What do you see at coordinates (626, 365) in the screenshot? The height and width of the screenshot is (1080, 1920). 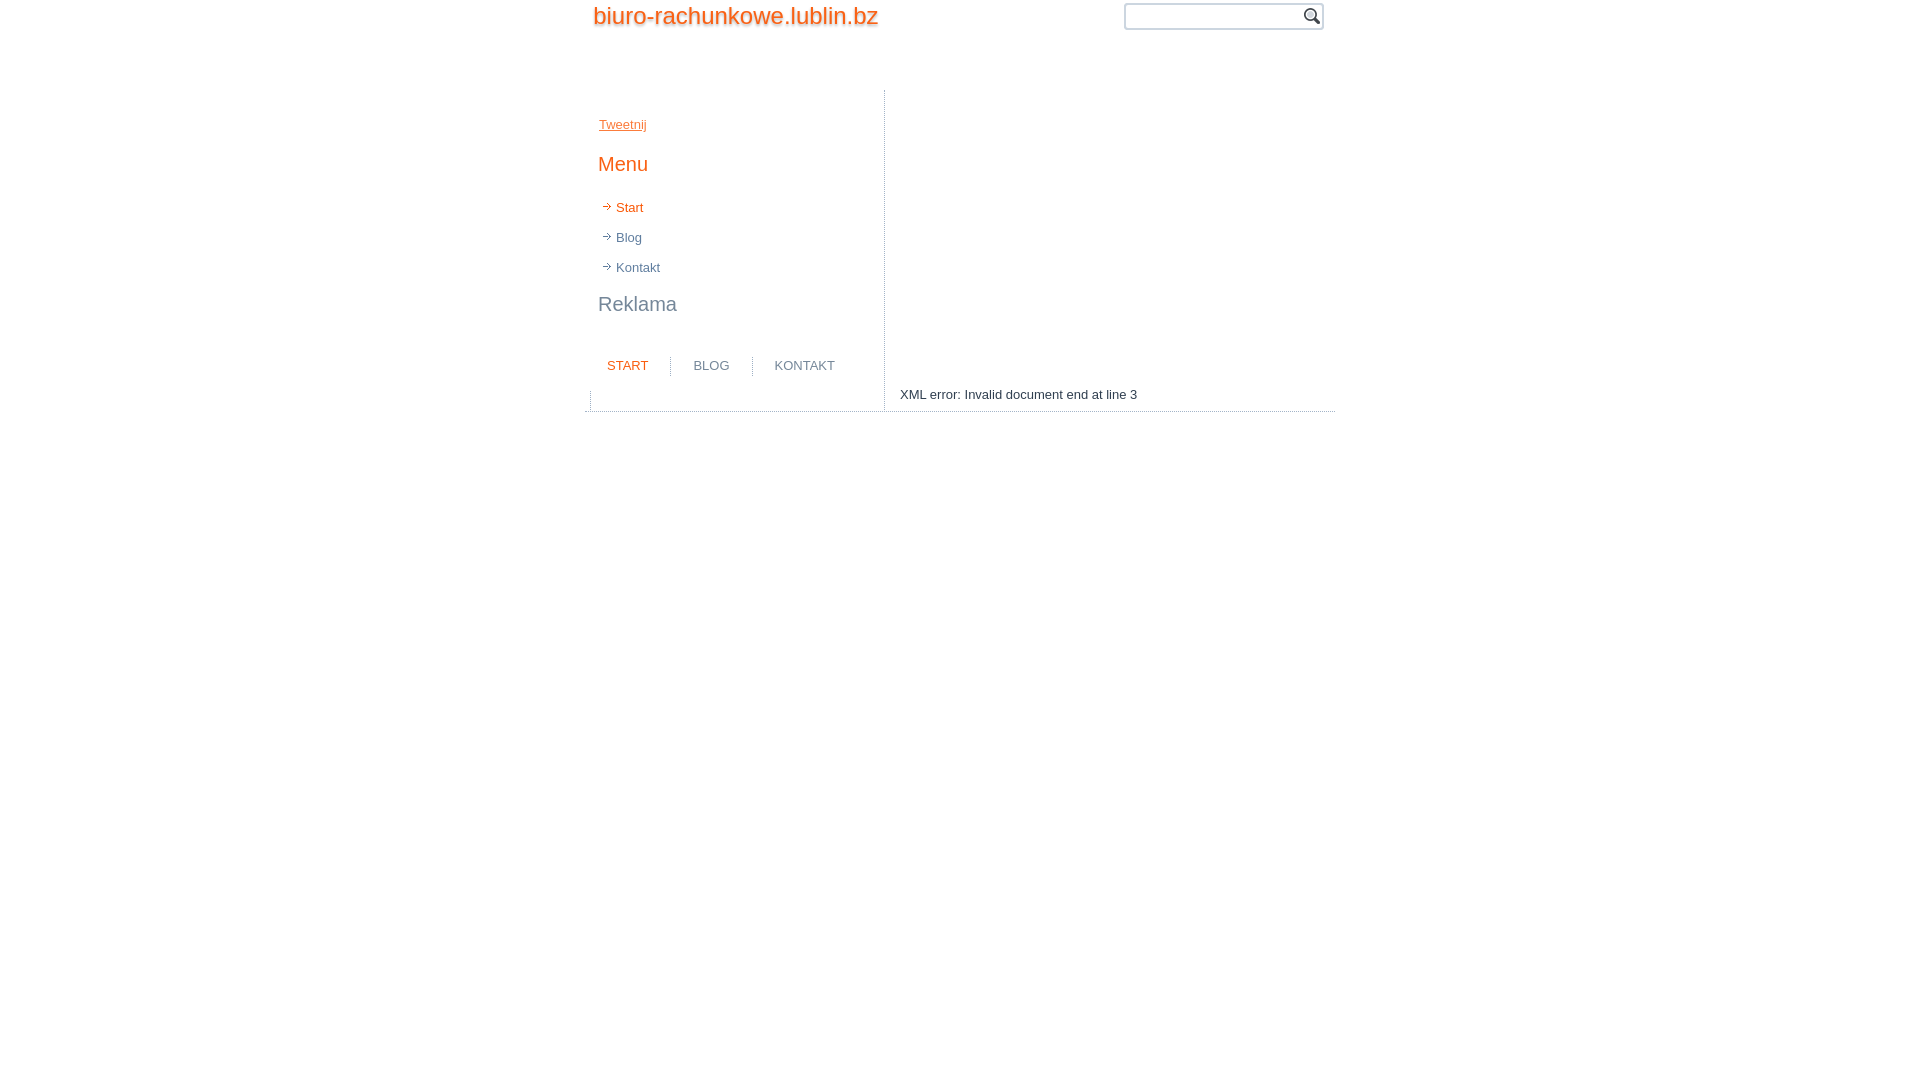 I see `'START'` at bounding box center [626, 365].